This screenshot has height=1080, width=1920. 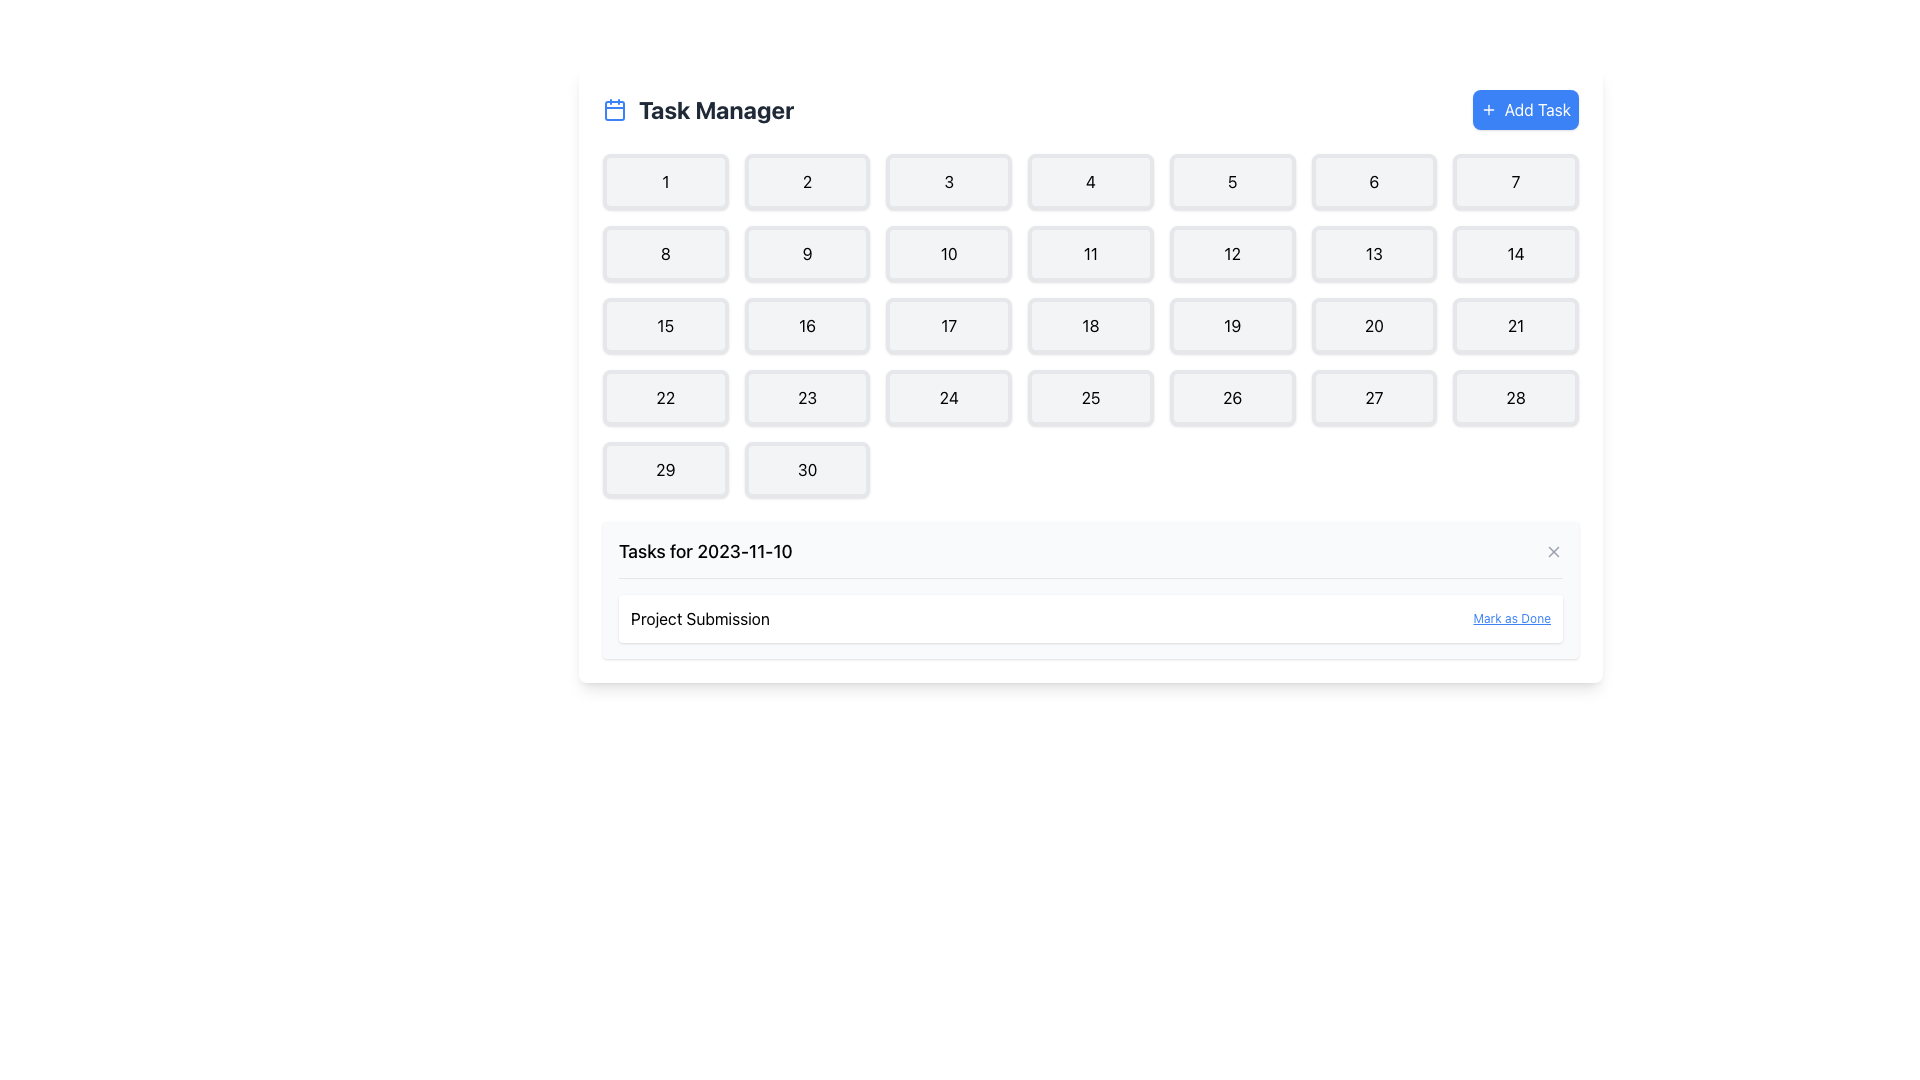 What do you see at coordinates (948, 397) in the screenshot?
I see `the date selection button labeled '24', which is a rectangular tile with a light gray background and dark font` at bounding box center [948, 397].